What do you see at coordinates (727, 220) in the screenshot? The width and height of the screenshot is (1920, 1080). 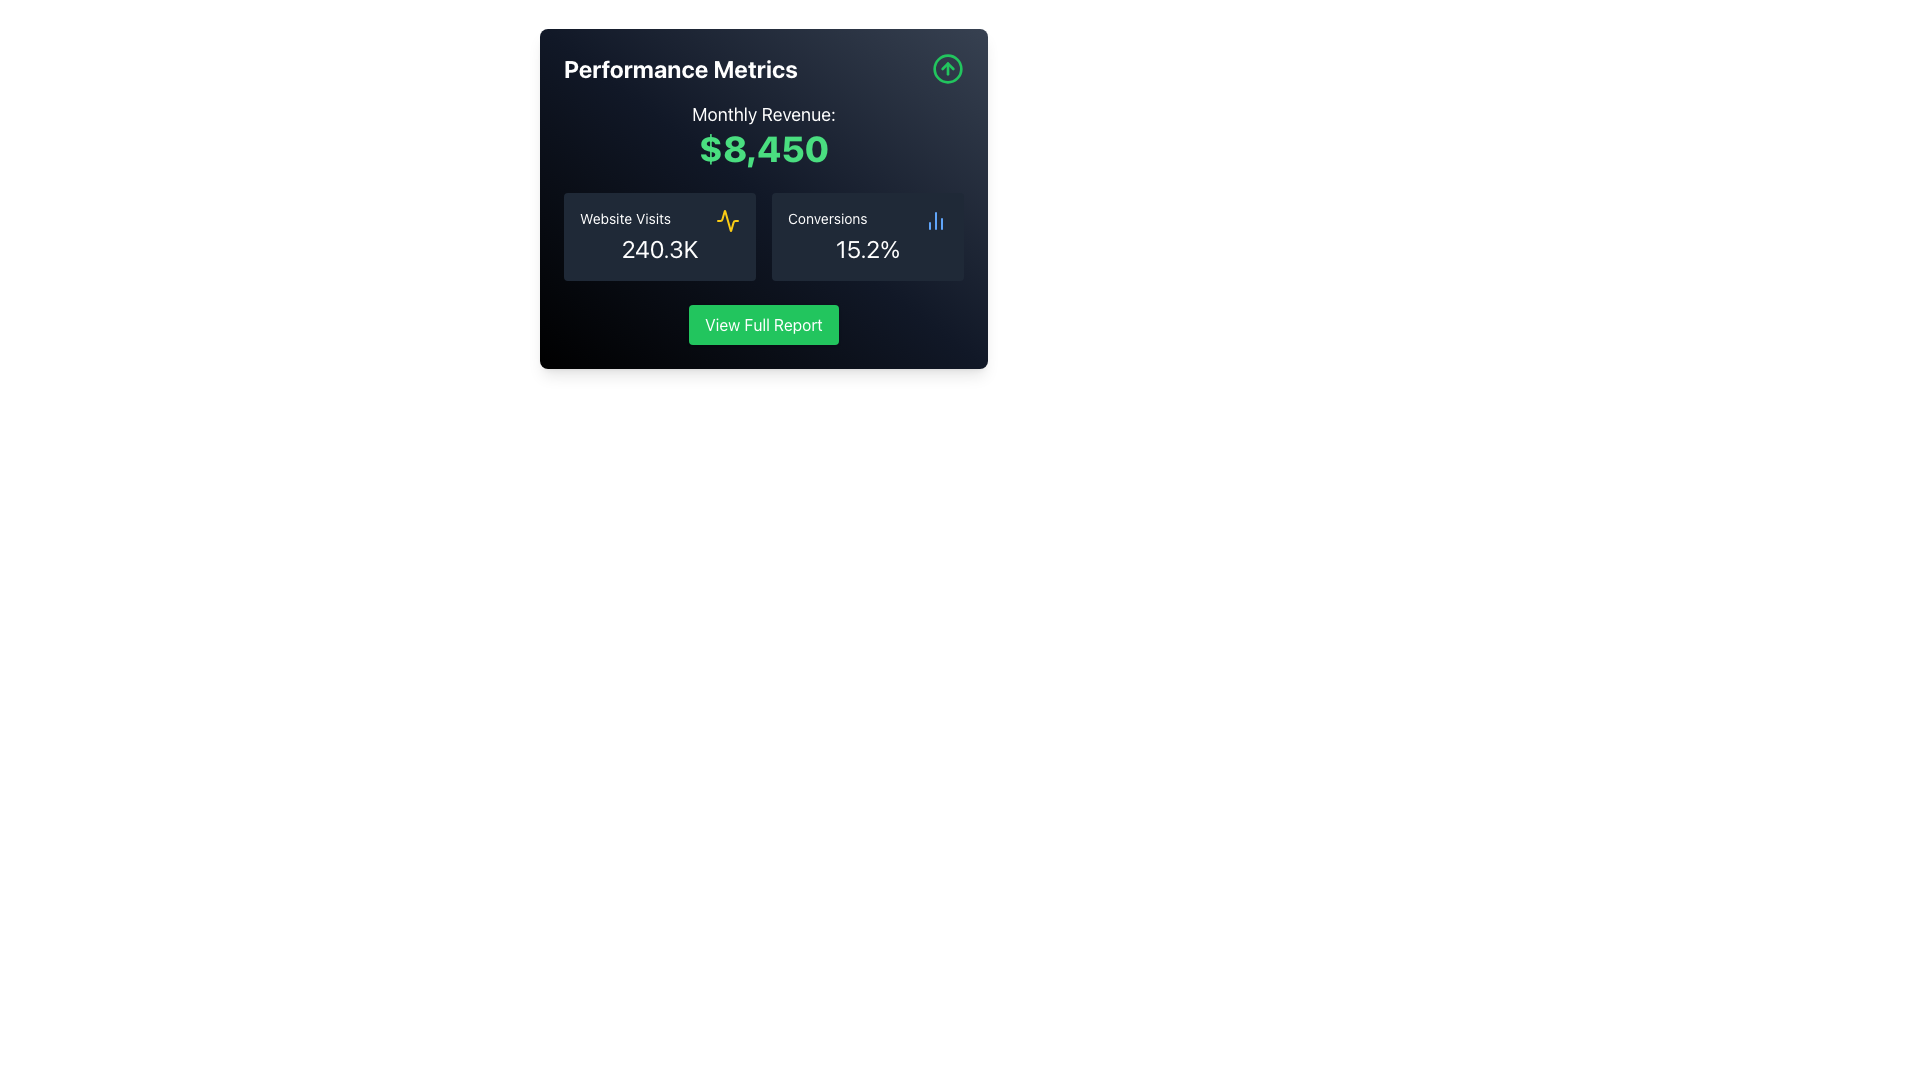 I see `the icon representing data visualization in the 'Website Visits' metrics section, located adjacent to the text '240.3K'` at bounding box center [727, 220].